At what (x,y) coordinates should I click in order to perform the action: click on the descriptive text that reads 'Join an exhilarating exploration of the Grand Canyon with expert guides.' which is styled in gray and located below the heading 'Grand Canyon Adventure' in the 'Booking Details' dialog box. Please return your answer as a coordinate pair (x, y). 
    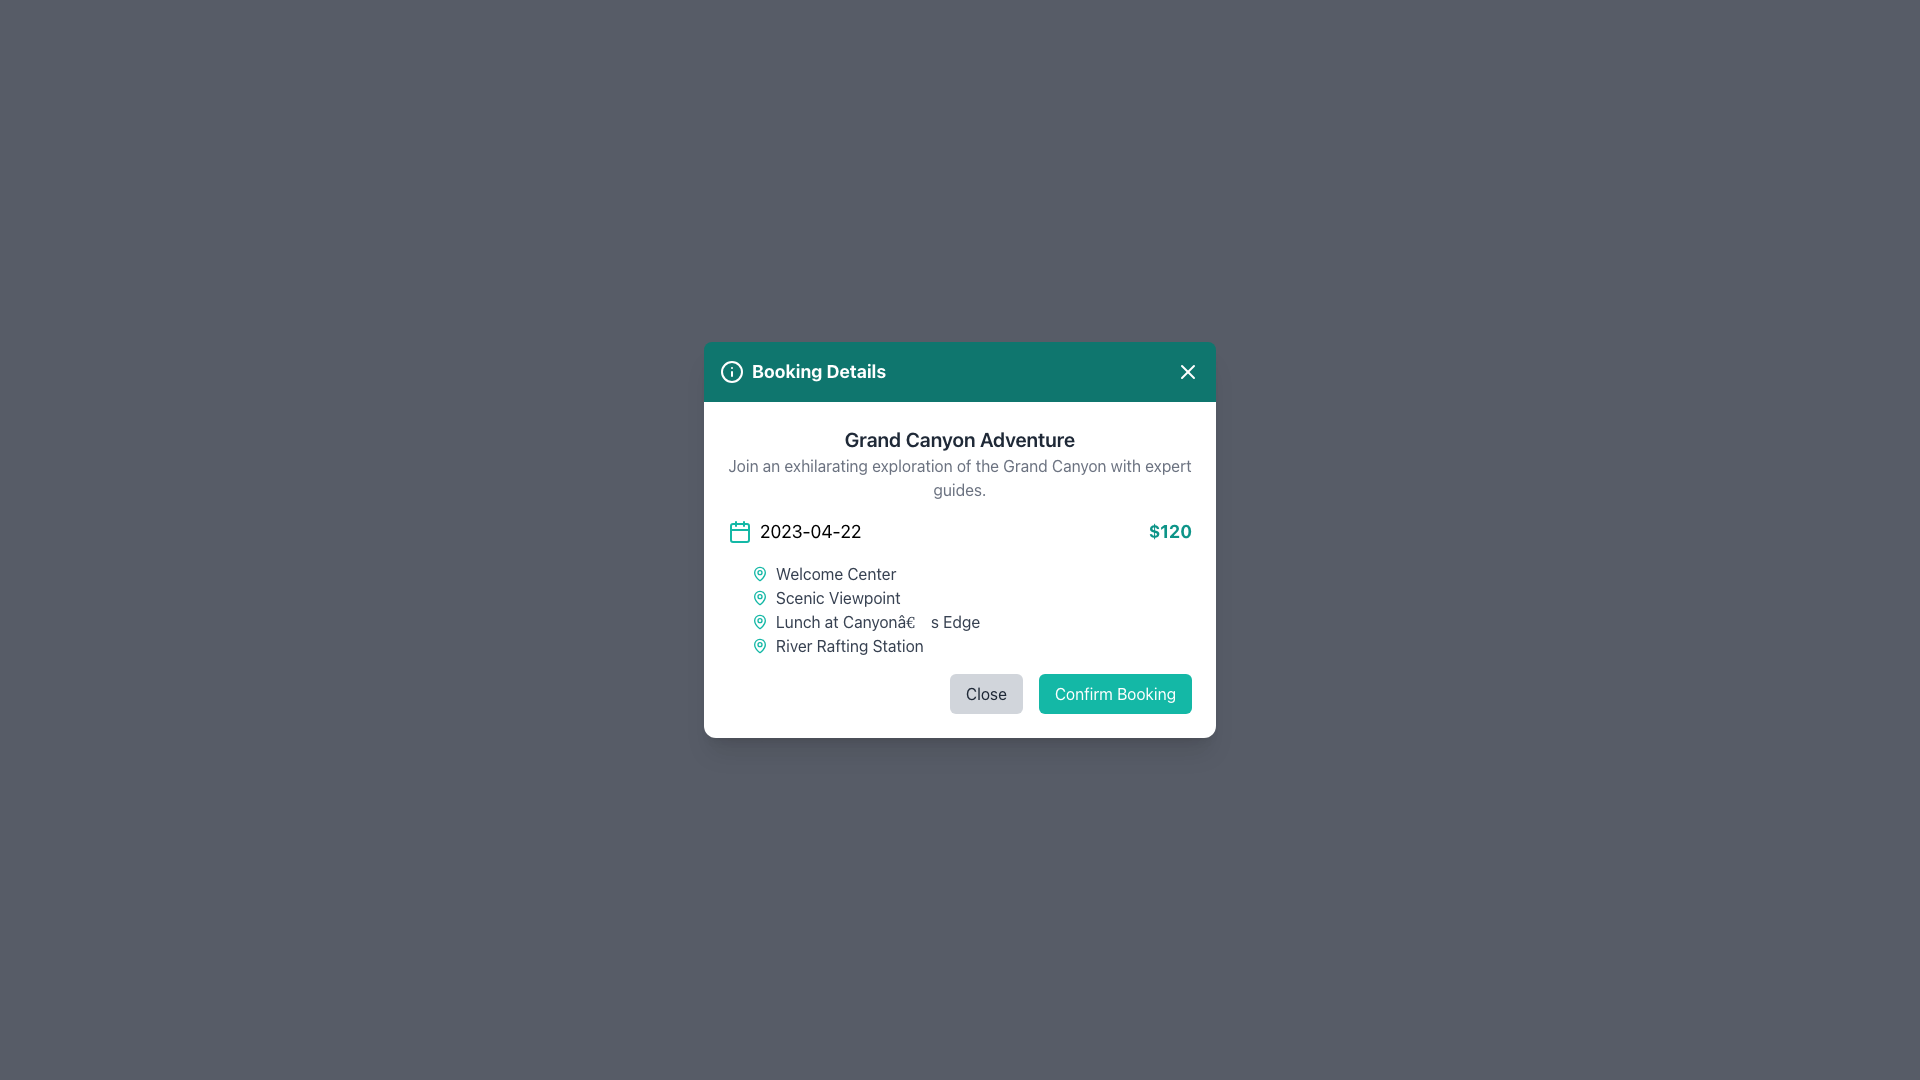
    Looking at the image, I should click on (960, 478).